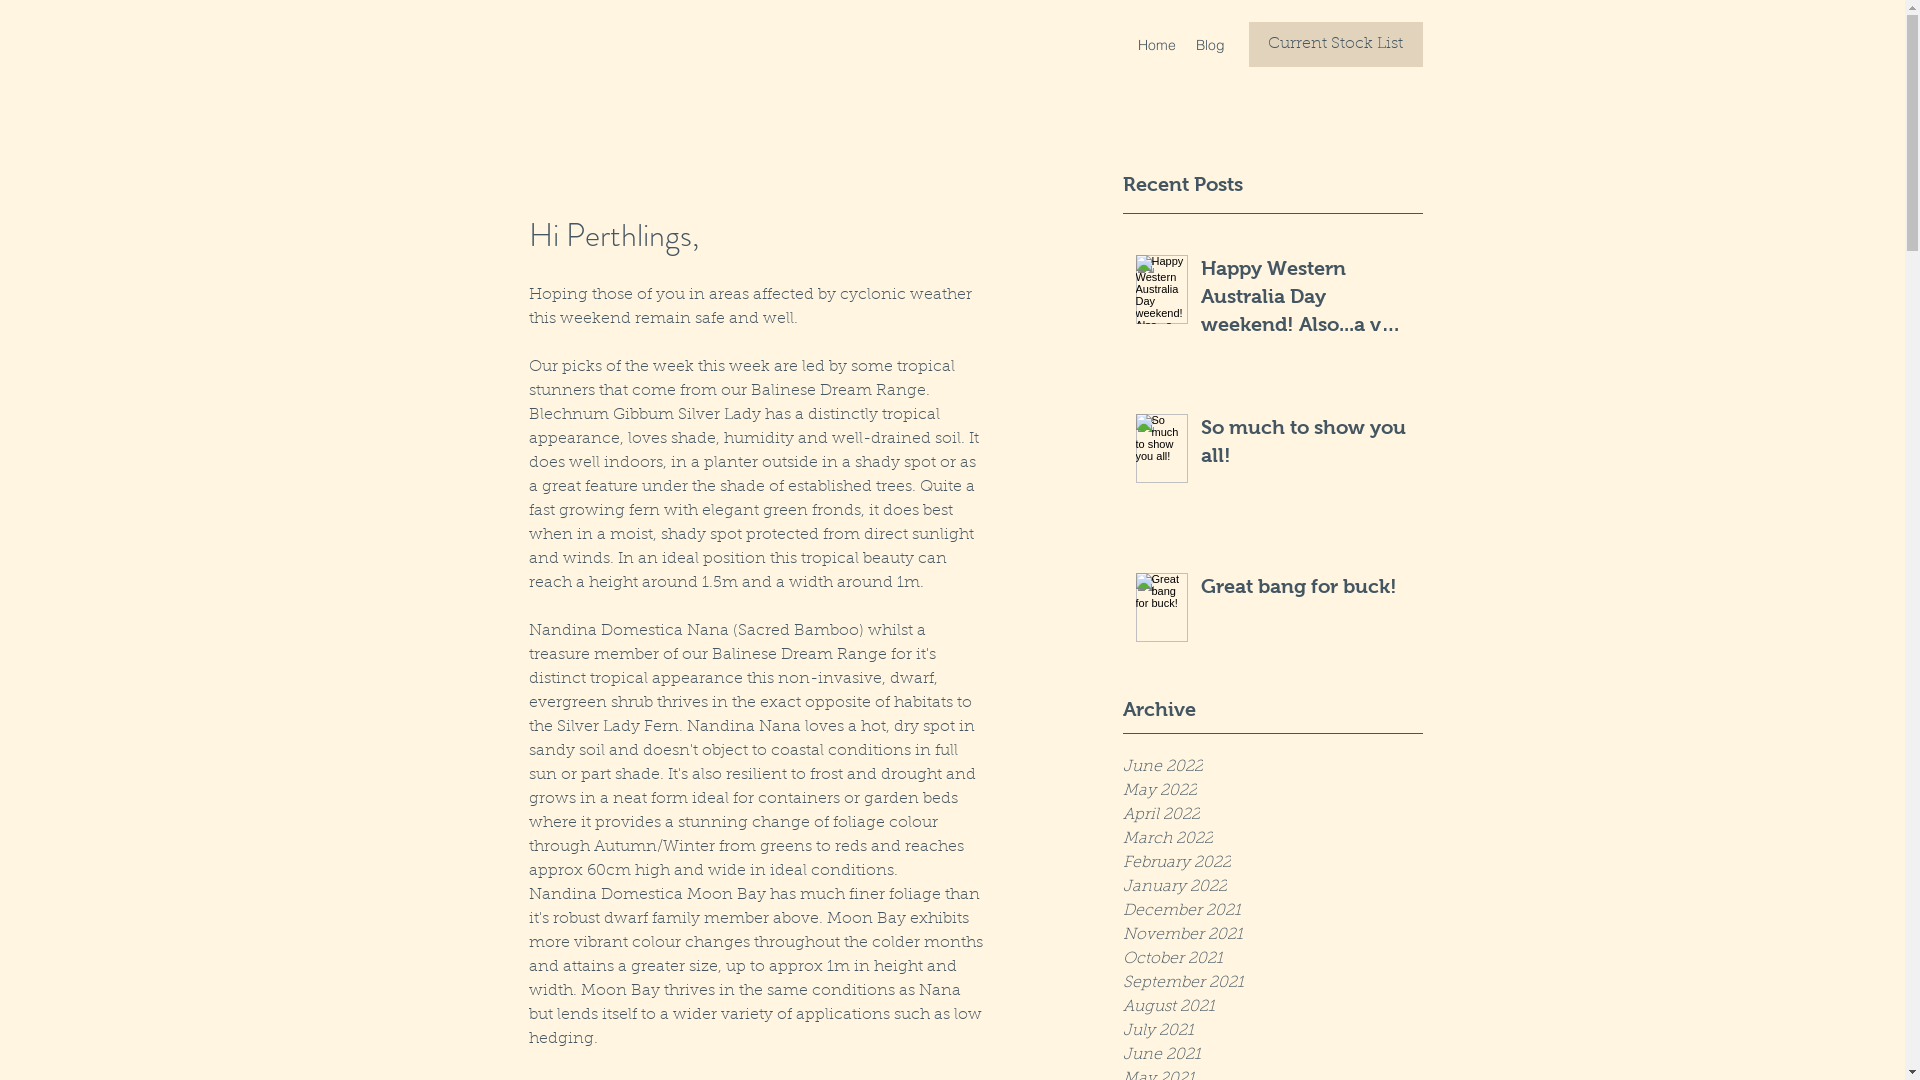 The height and width of the screenshot is (1080, 1920). Describe the element at coordinates (1209, 45) in the screenshot. I see `'Blog'` at that location.